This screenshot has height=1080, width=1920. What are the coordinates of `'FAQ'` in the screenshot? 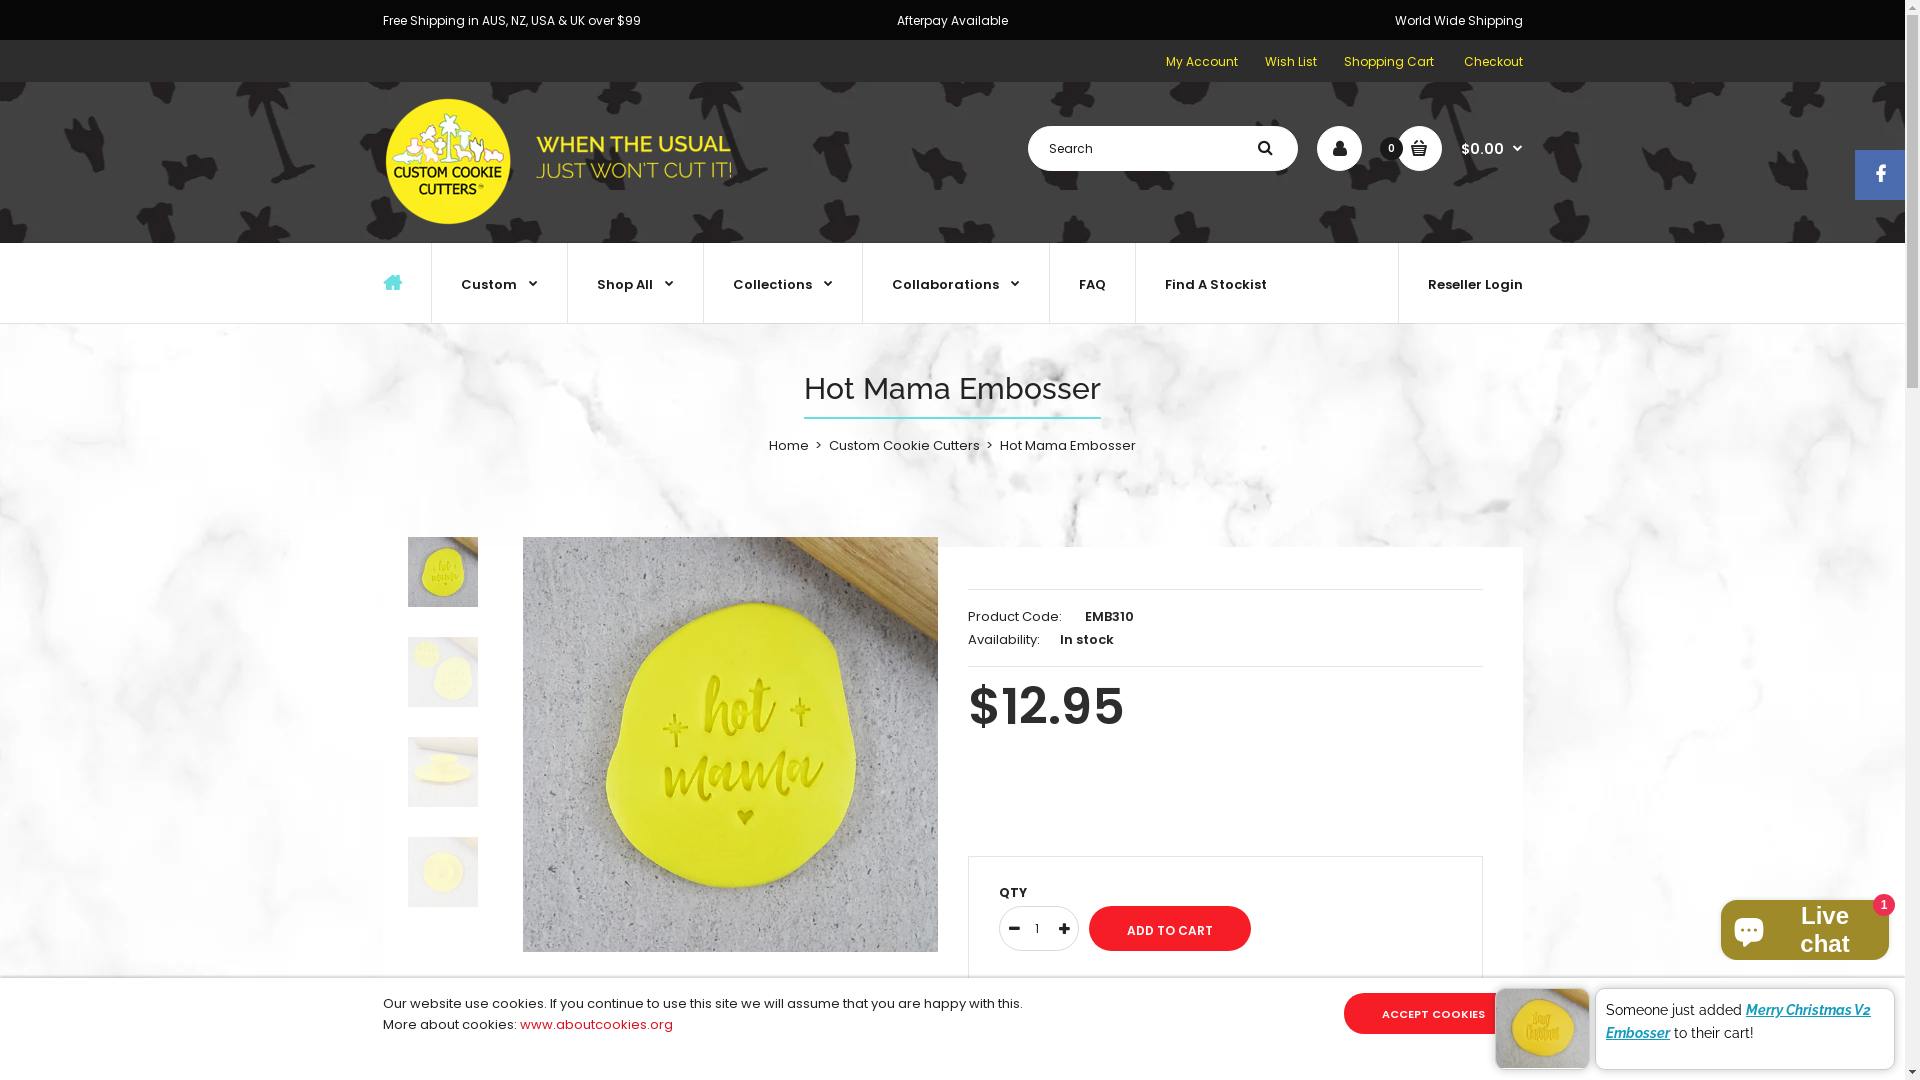 It's located at (1091, 282).